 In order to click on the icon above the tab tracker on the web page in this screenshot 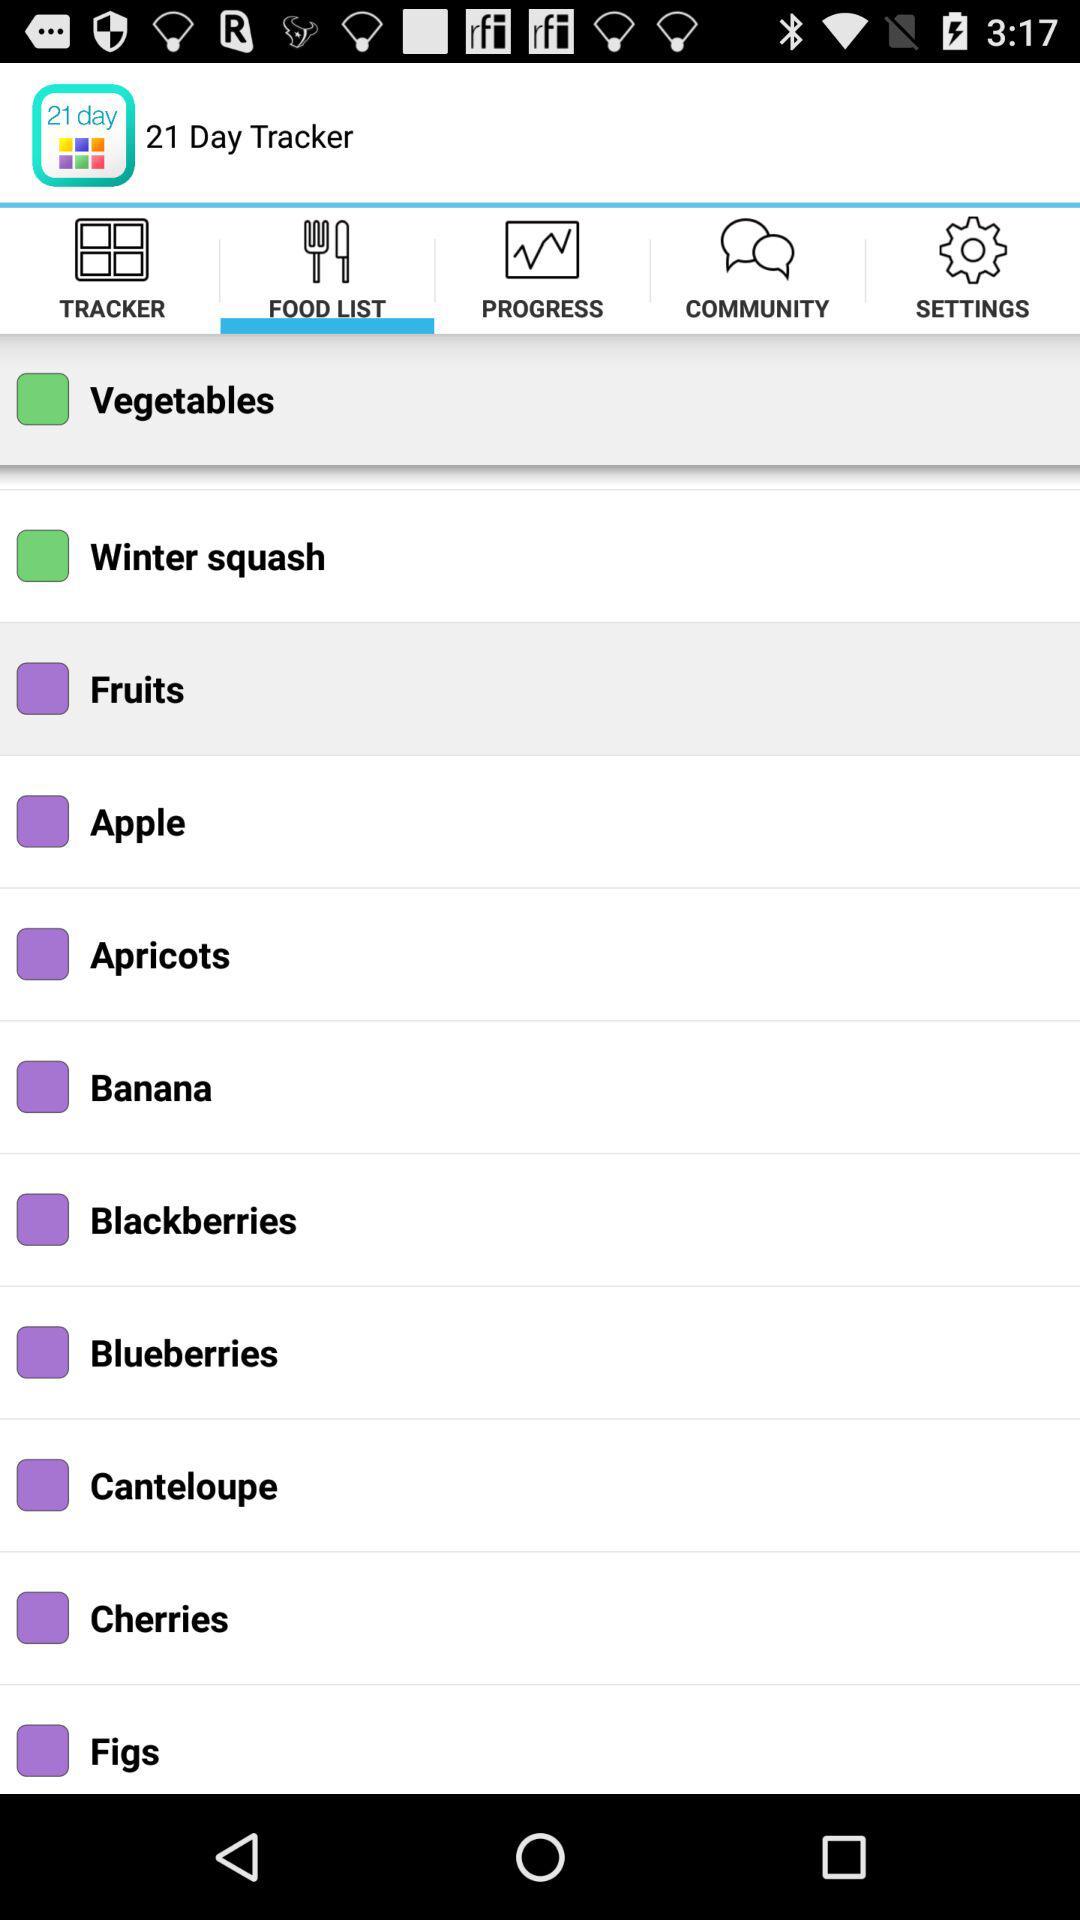, I will do `click(111, 248)`.